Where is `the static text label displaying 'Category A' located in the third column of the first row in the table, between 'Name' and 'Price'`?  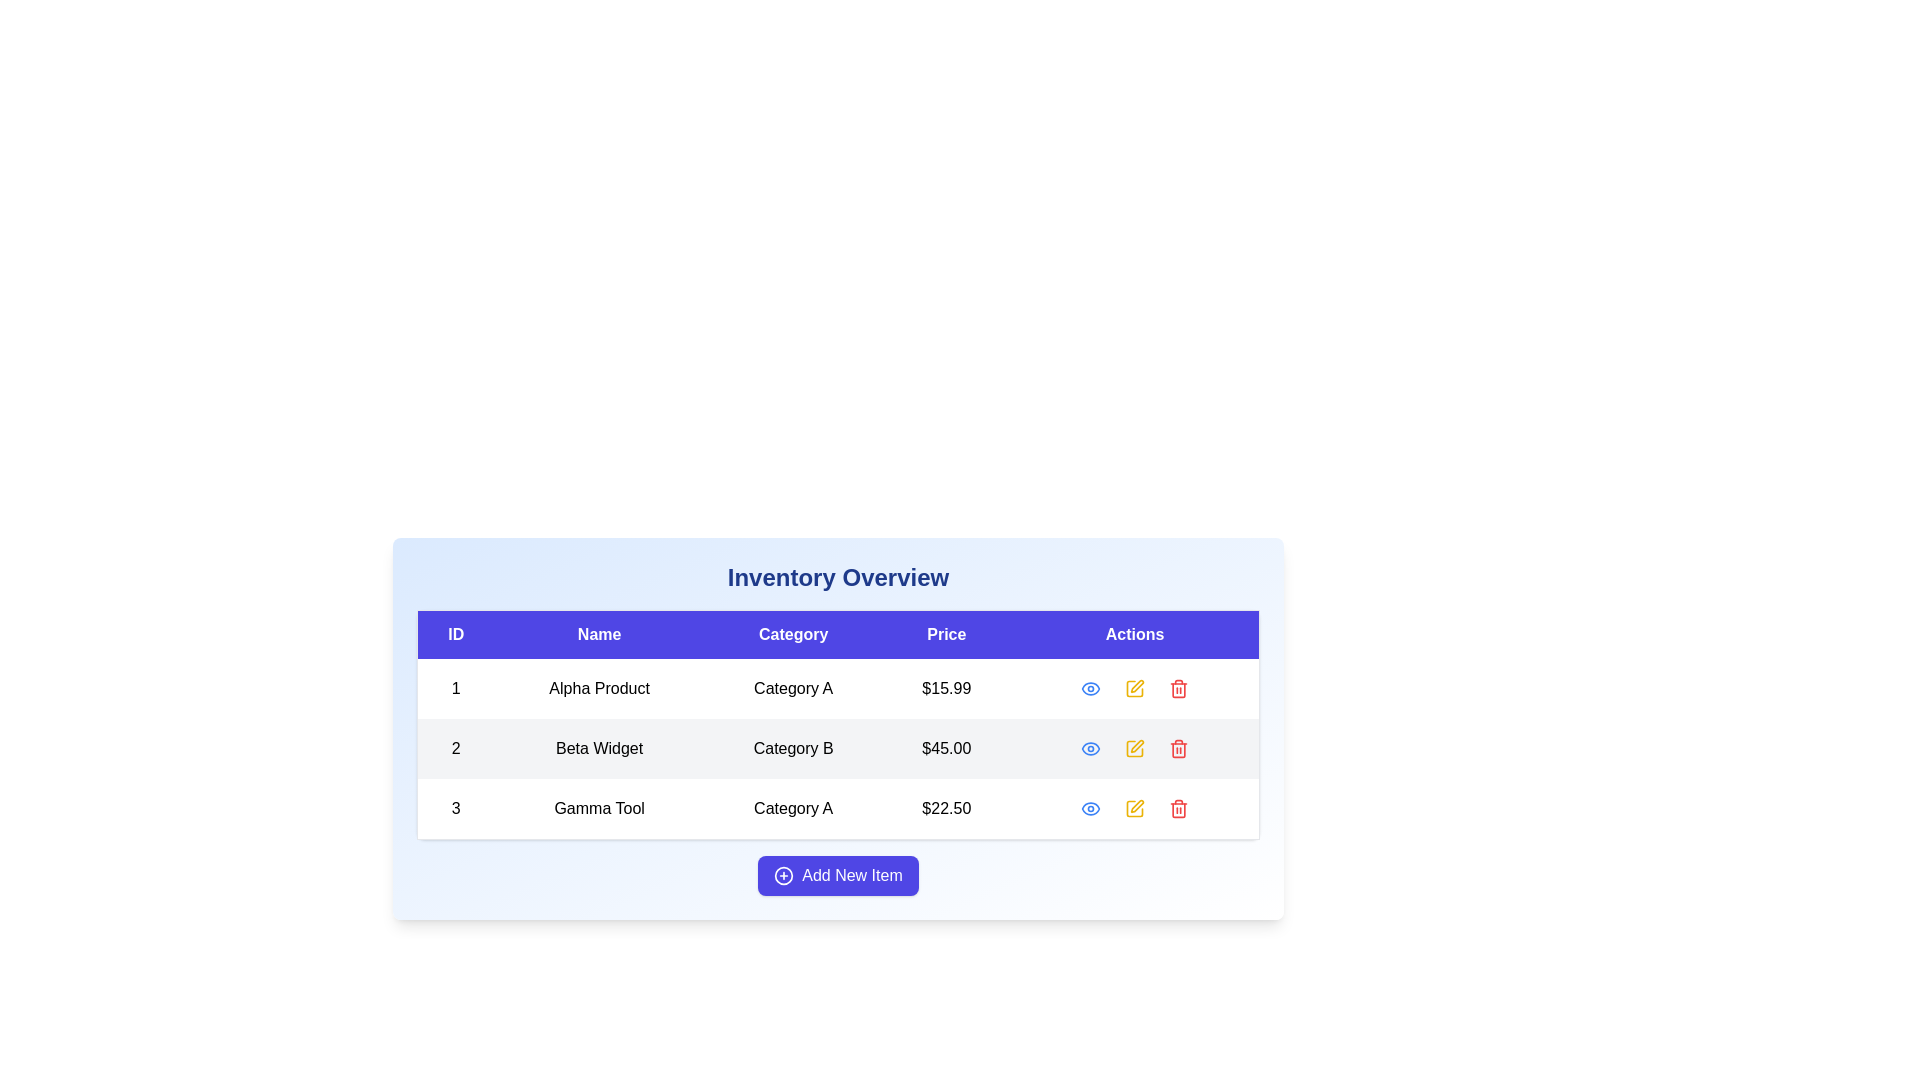 the static text label displaying 'Category A' located in the third column of the first row in the table, between 'Name' and 'Price' is located at coordinates (792, 688).